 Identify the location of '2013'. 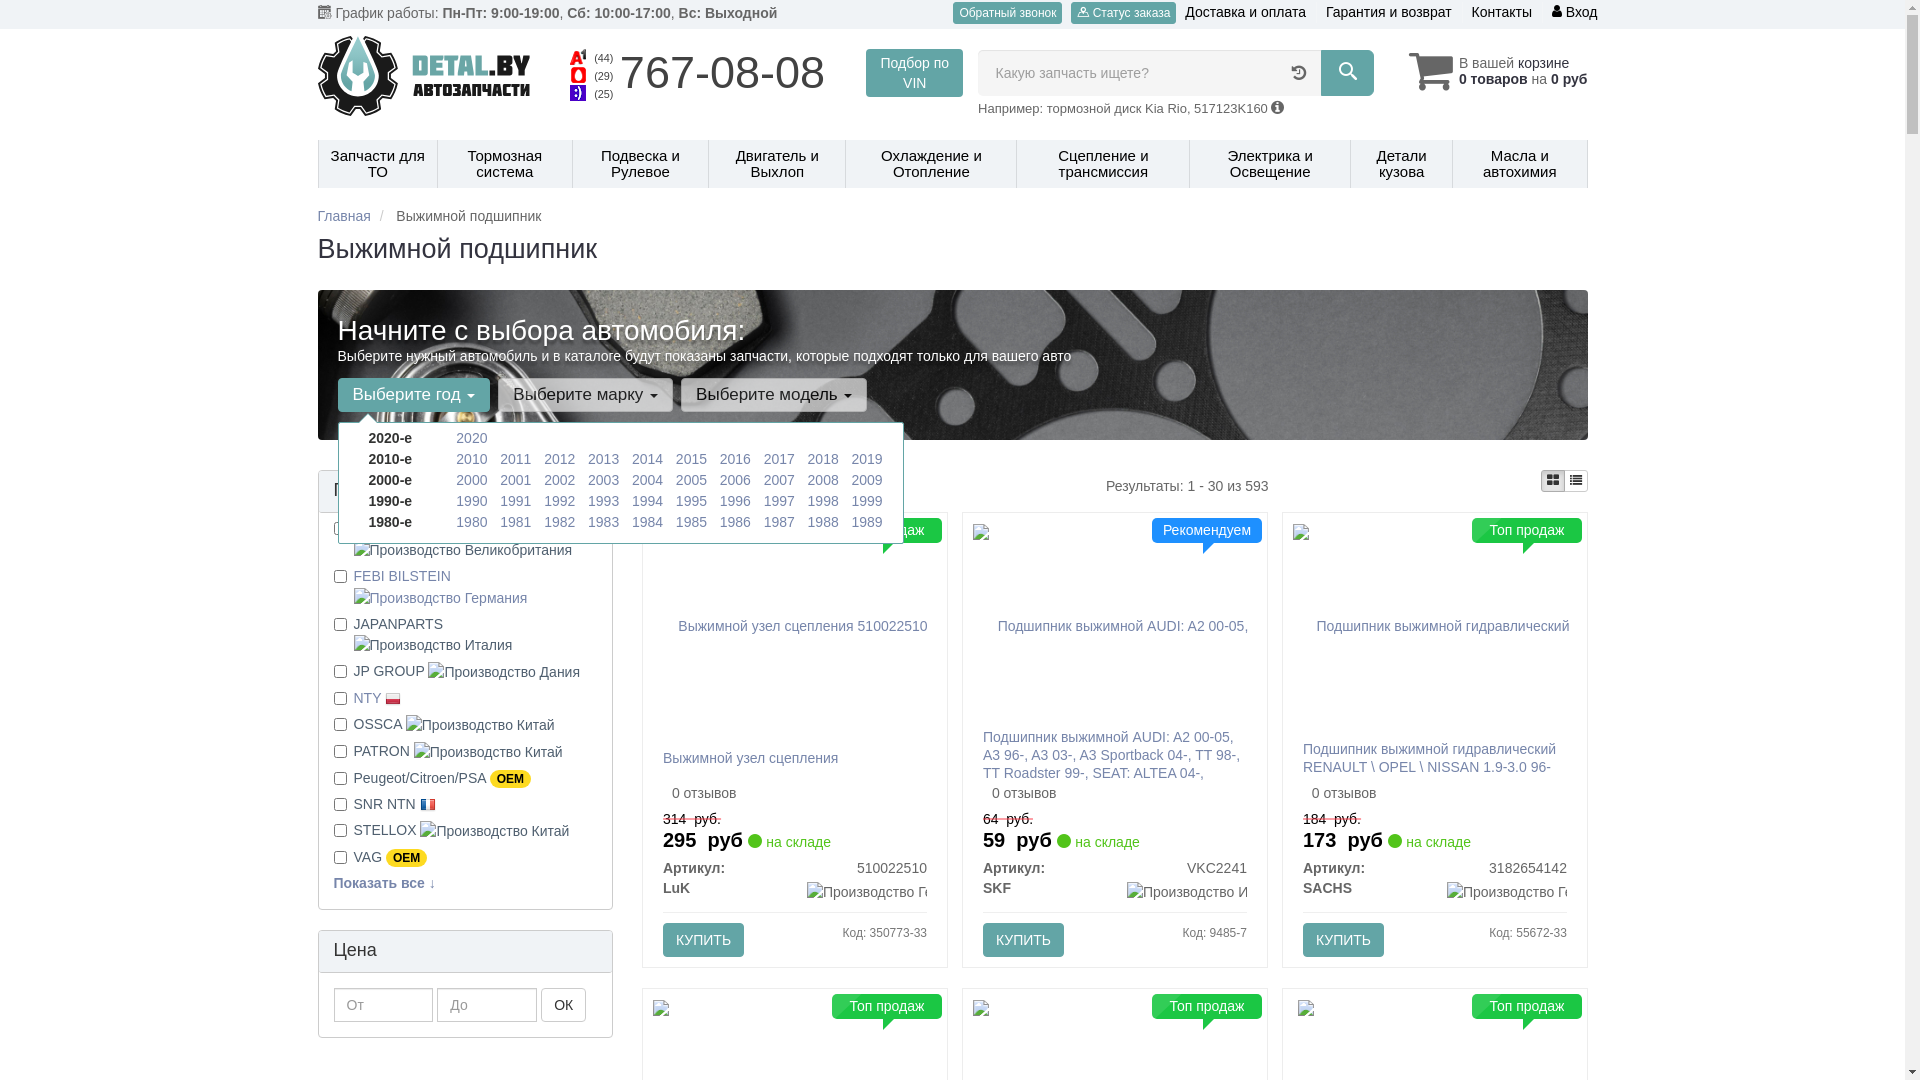
(602, 459).